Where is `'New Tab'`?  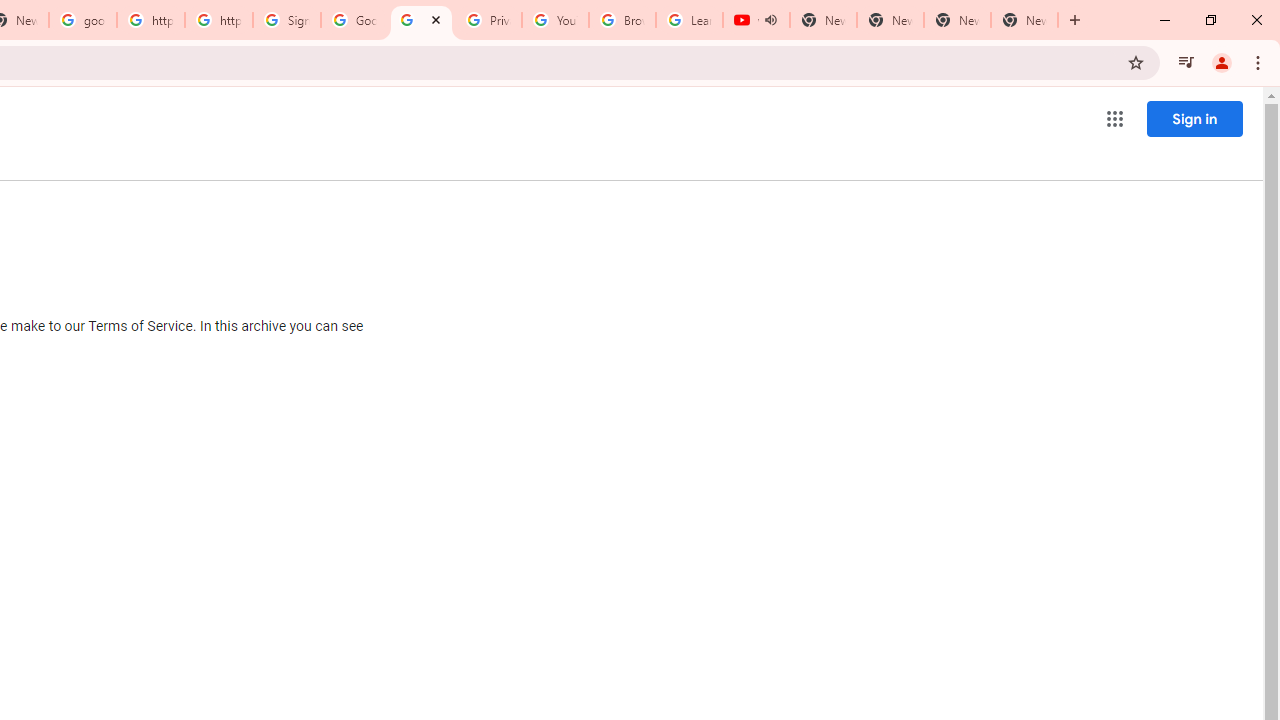
'New Tab' is located at coordinates (1024, 20).